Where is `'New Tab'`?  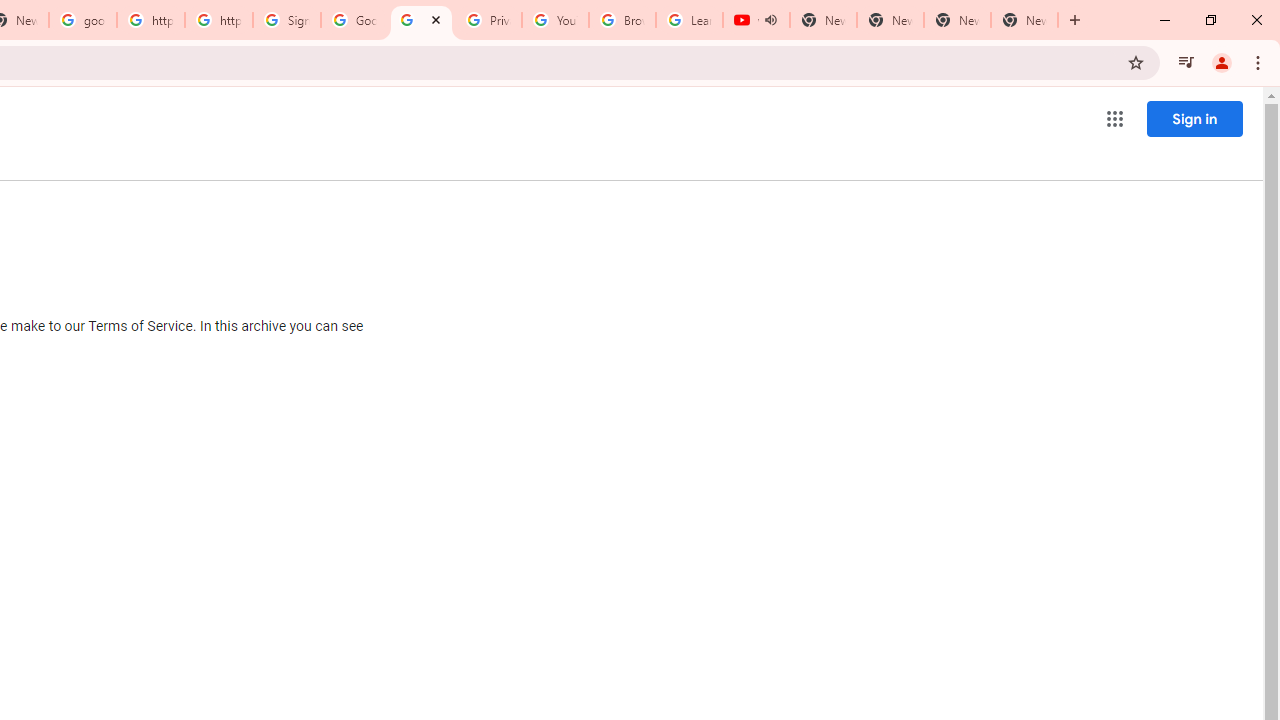
'New Tab' is located at coordinates (1024, 20).